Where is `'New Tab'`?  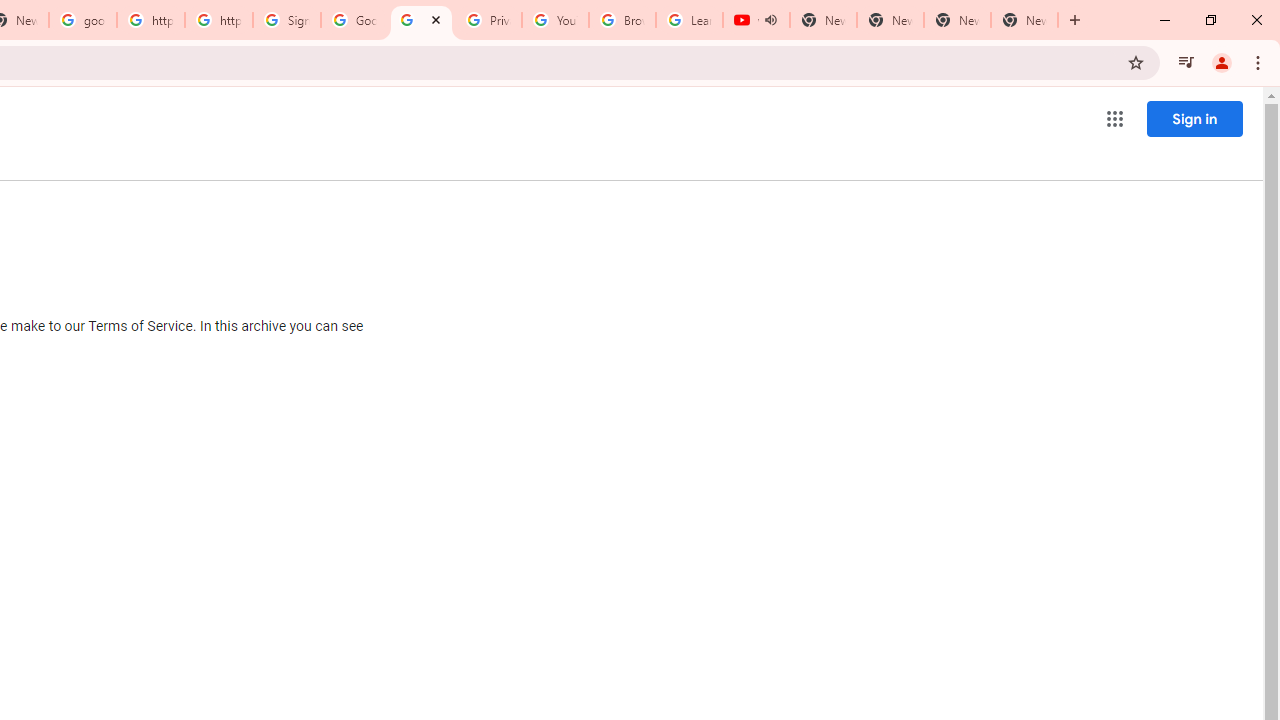
'New Tab' is located at coordinates (1024, 20).